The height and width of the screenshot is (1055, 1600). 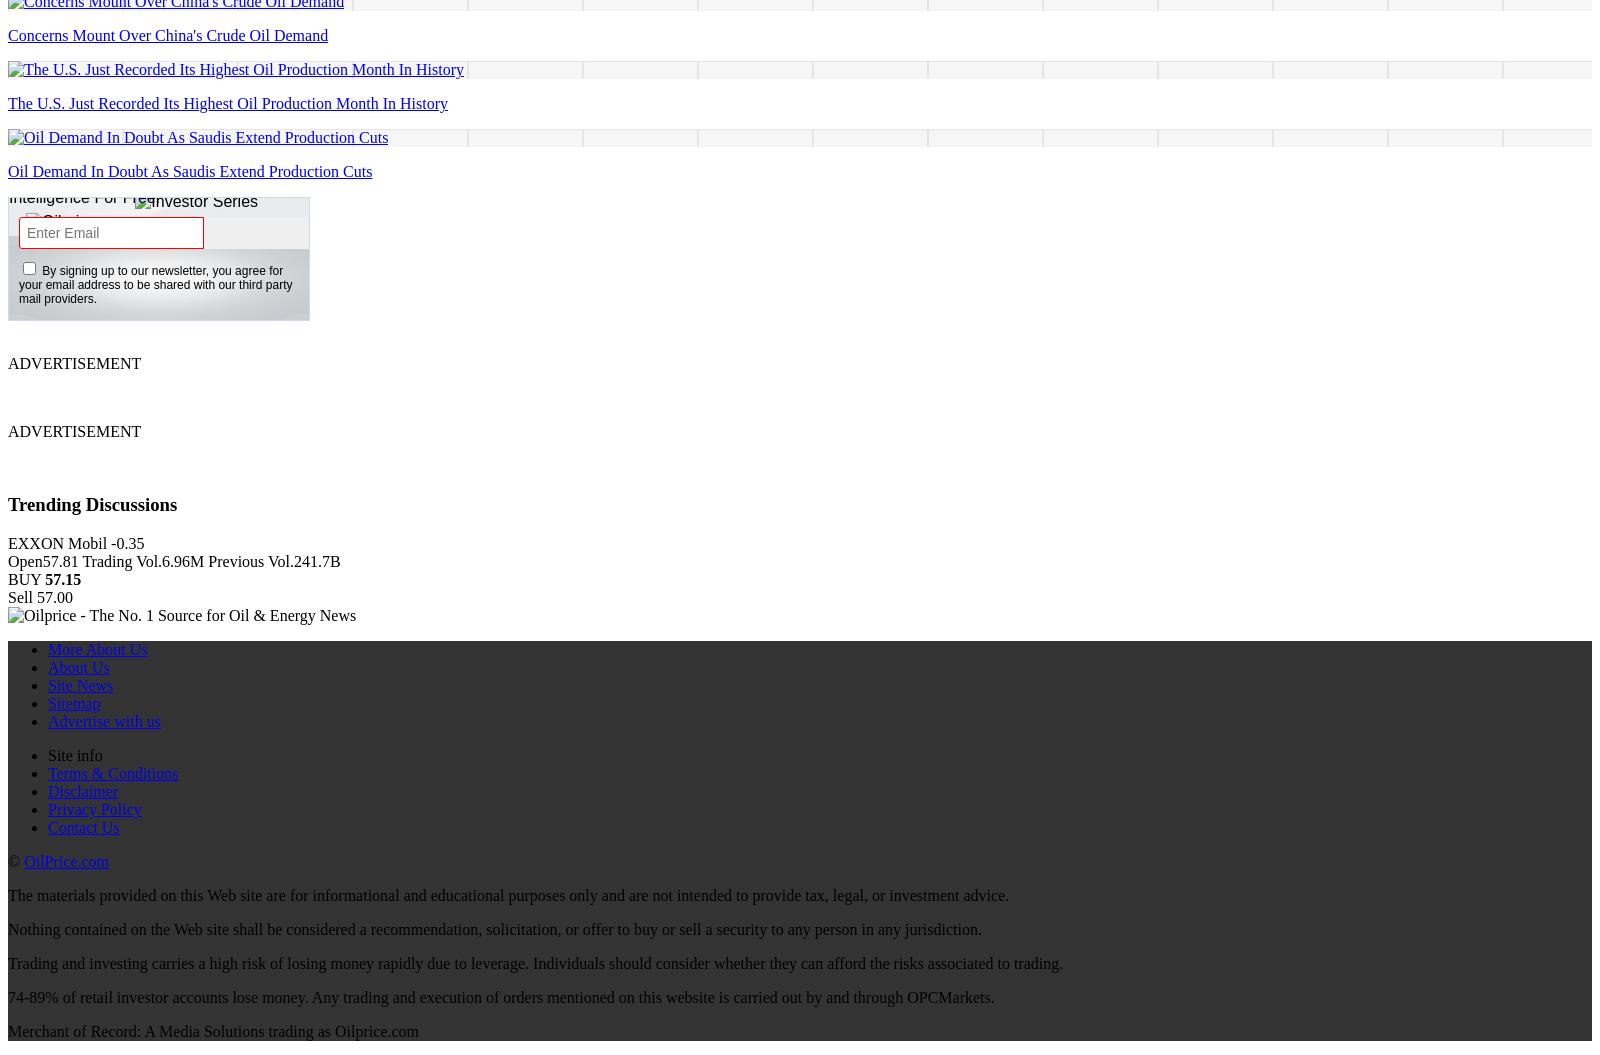 What do you see at coordinates (72, 701) in the screenshot?
I see `'Sitemap'` at bounding box center [72, 701].